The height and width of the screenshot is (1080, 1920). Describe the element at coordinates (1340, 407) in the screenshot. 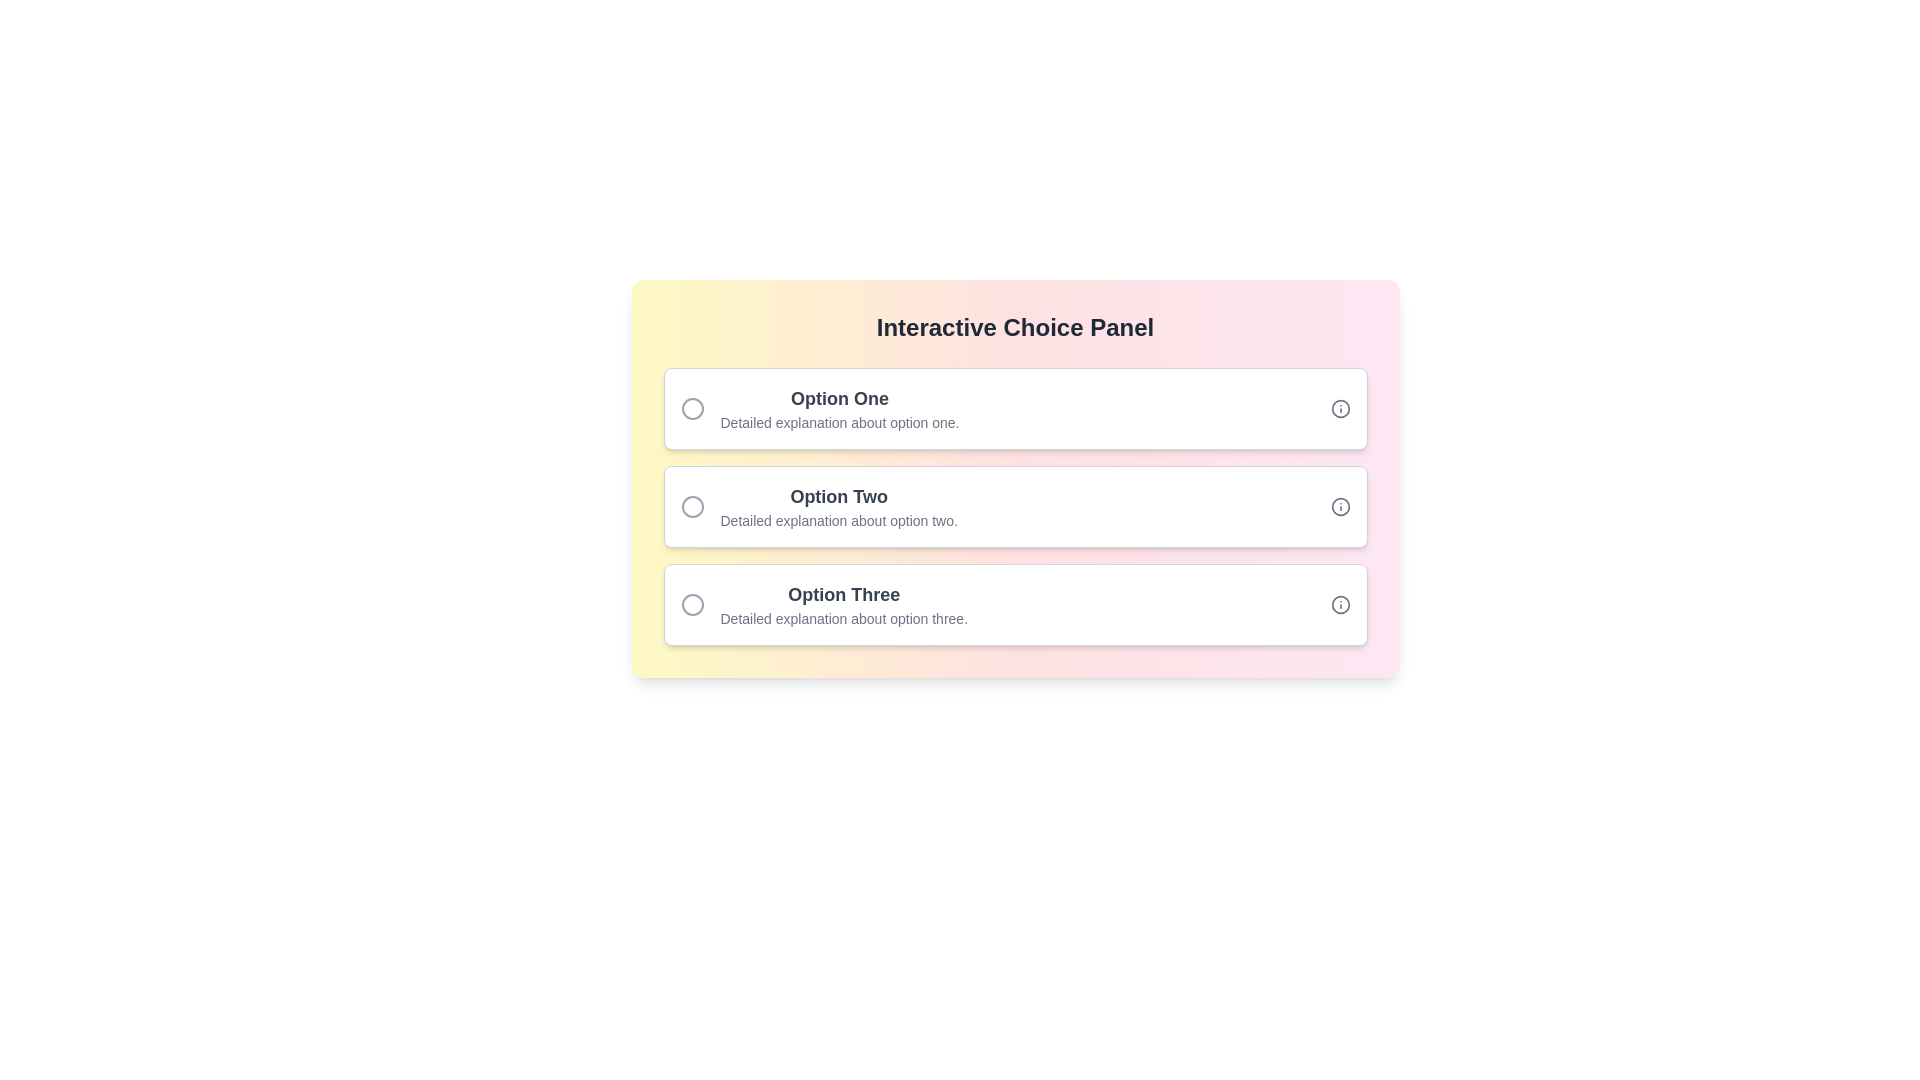

I see `the informational icon located to the far right of the option labeled 'Option One'` at that location.